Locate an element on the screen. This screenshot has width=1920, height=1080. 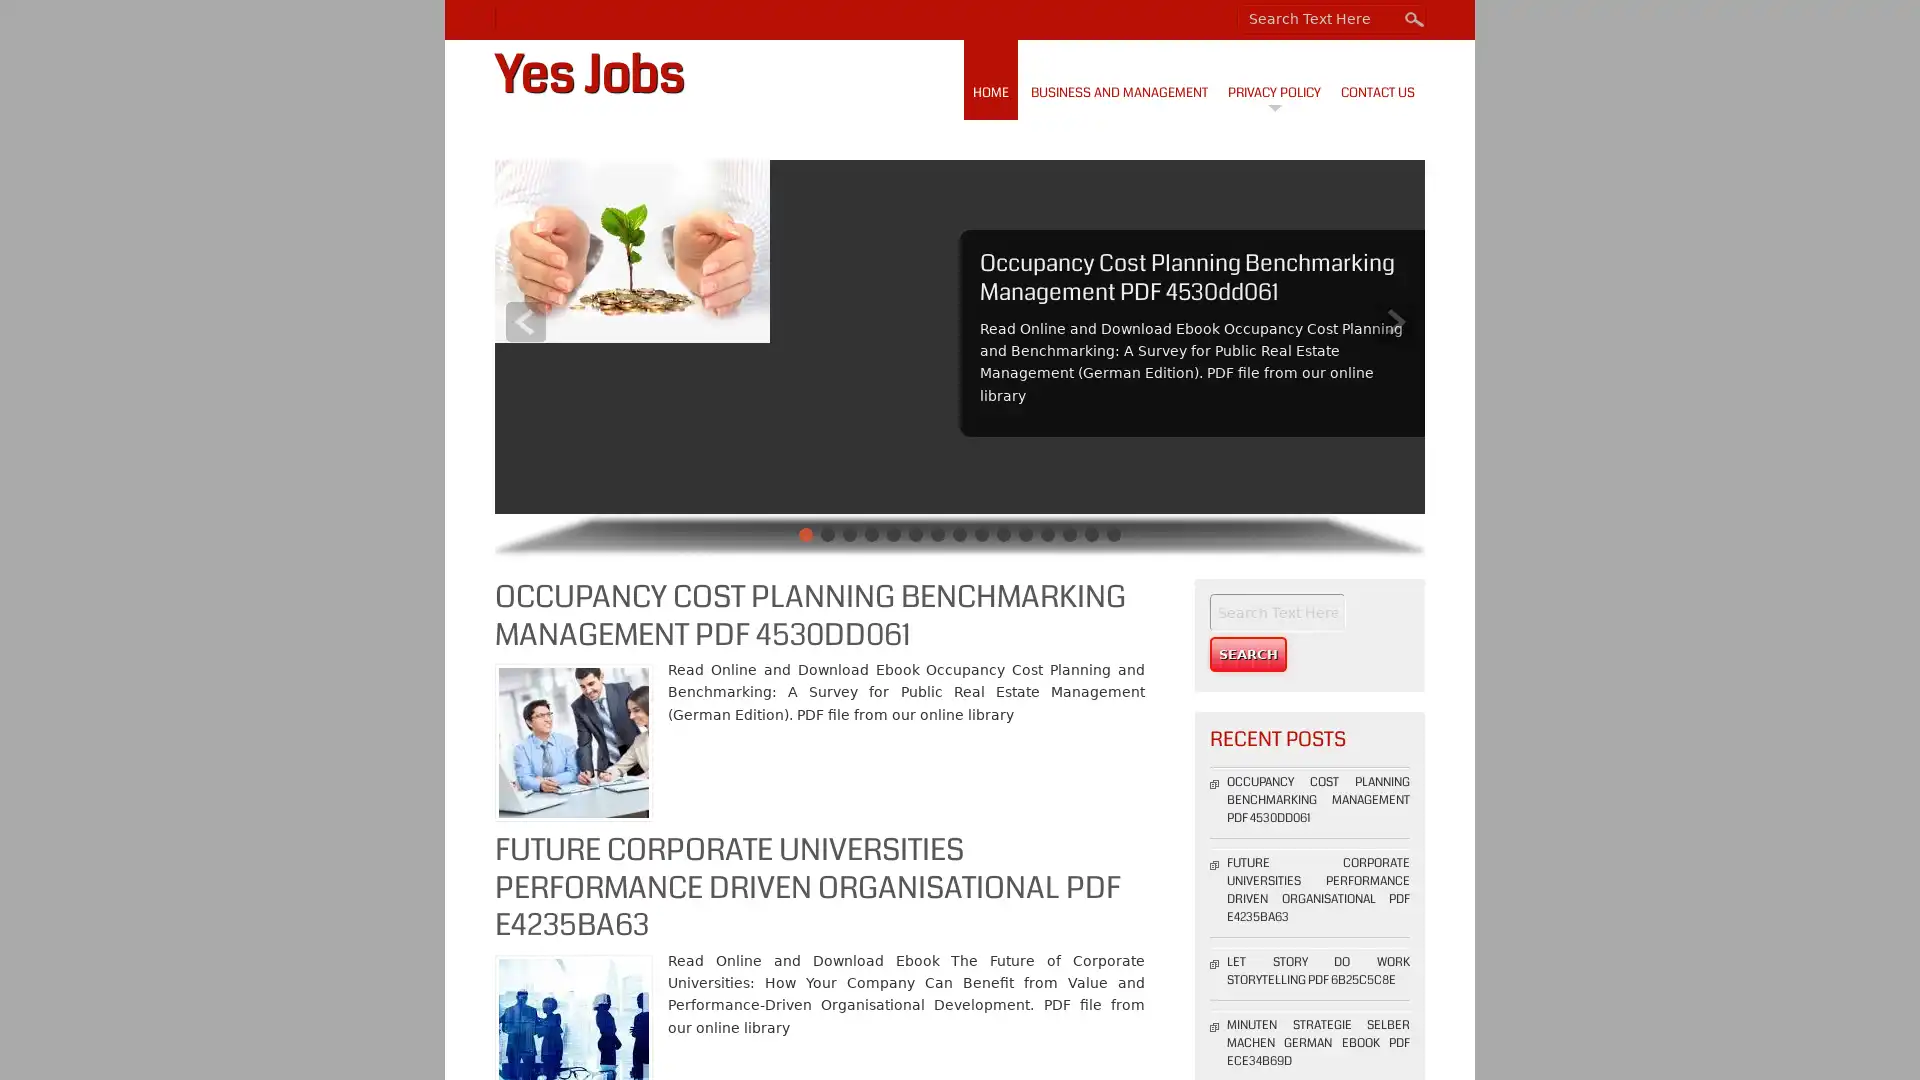
Search is located at coordinates (1247, 654).